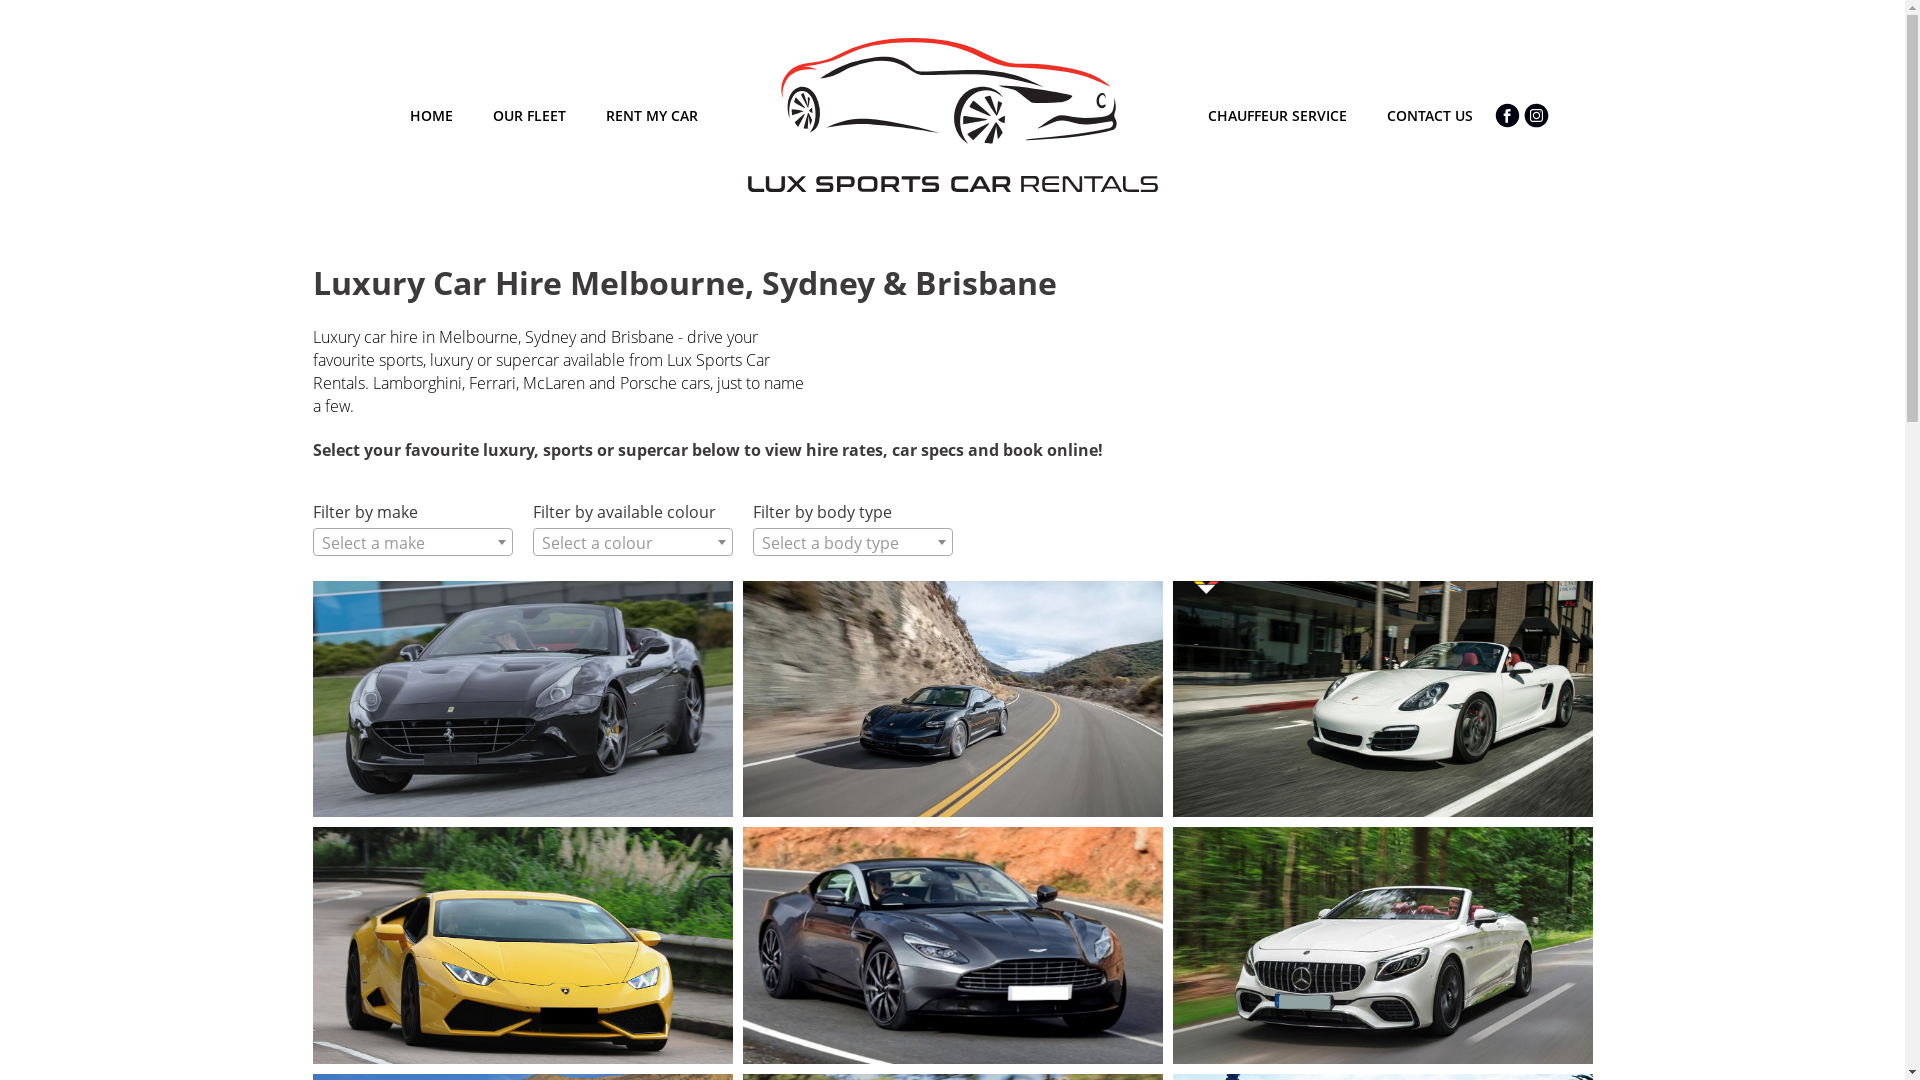 The height and width of the screenshot is (1080, 1920). What do you see at coordinates (1276, 115) in the screenshot?
I see `'CHAUFFEUR SERVICE'` at bounding box center [1276, 115].